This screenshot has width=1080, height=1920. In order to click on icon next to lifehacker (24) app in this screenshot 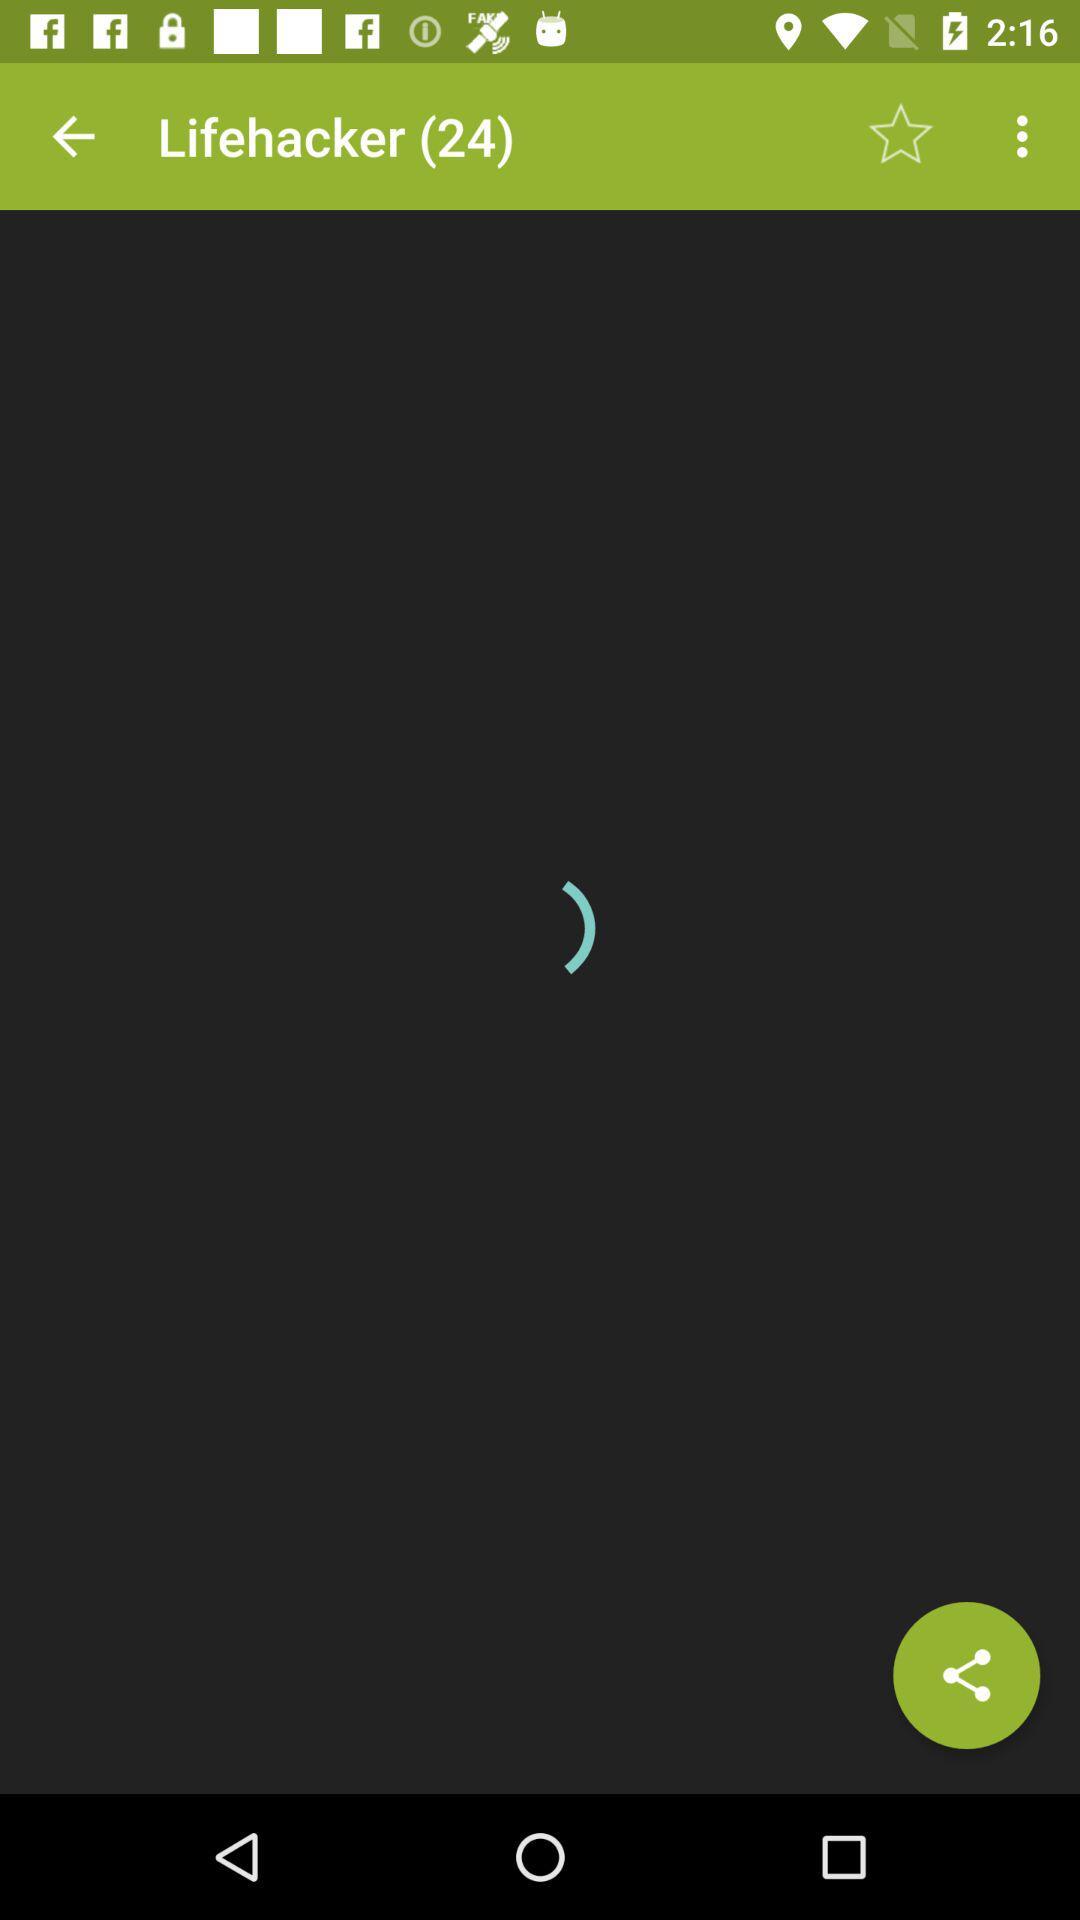, I will do `click(72, 135)`.